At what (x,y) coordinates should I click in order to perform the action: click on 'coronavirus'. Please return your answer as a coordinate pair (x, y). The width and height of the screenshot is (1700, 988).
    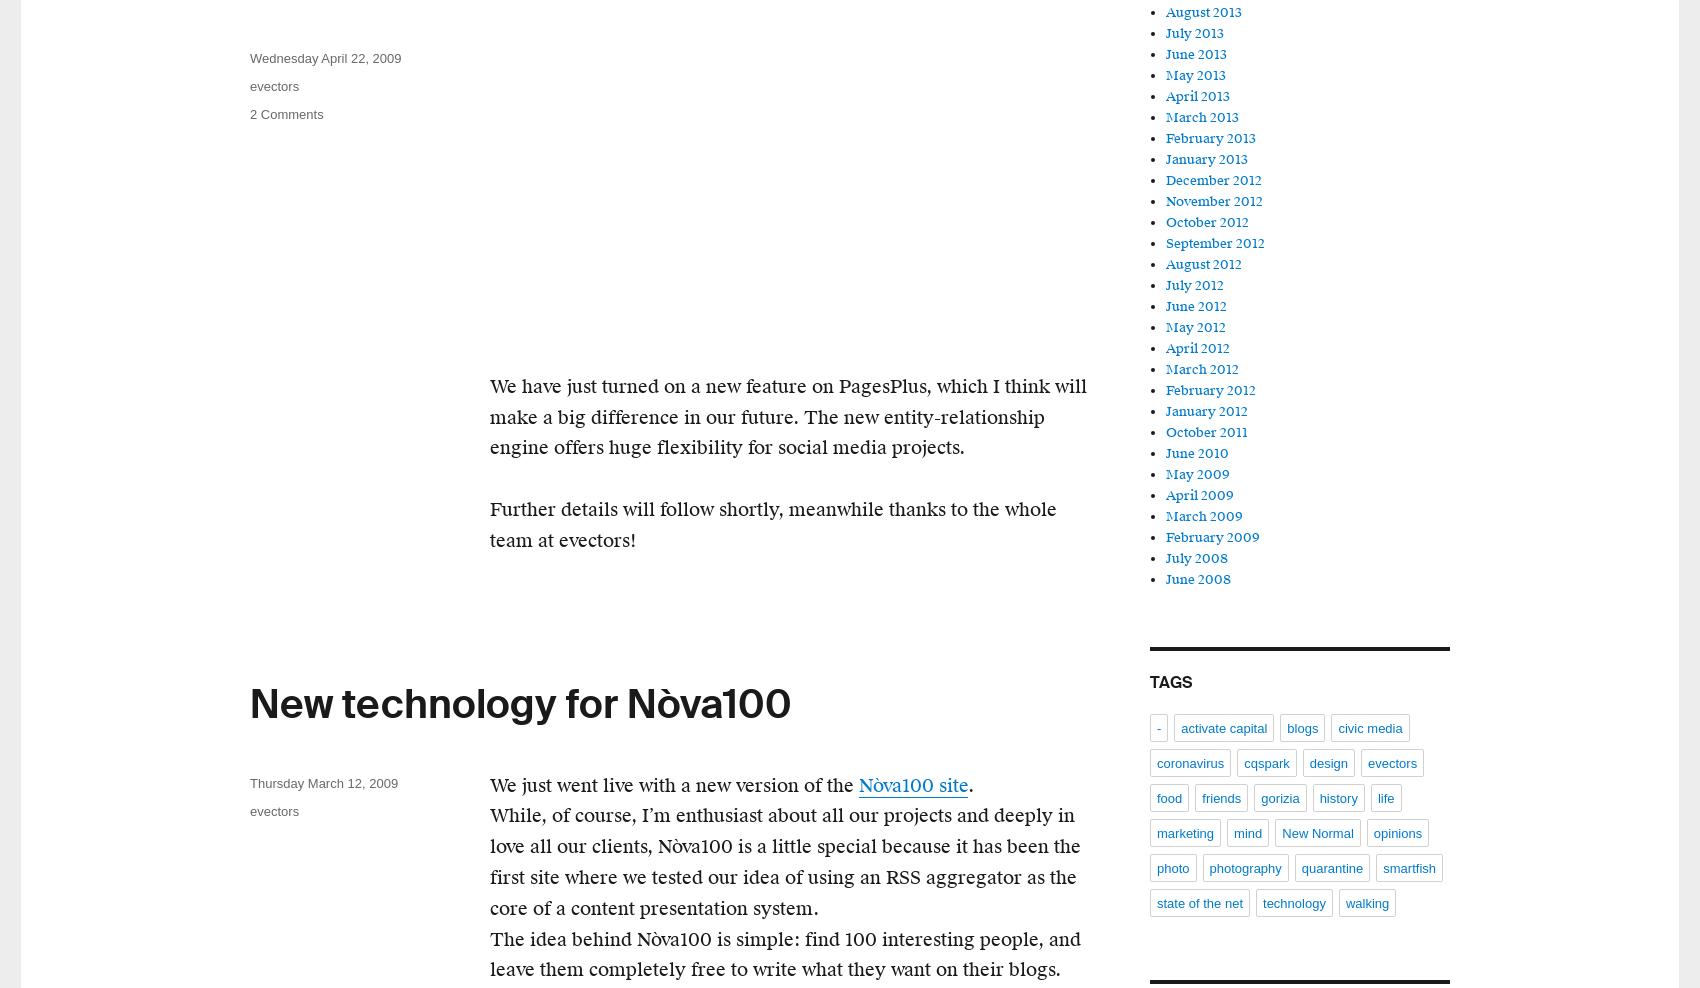
    Looking at the image, I should click on (1189, 762).